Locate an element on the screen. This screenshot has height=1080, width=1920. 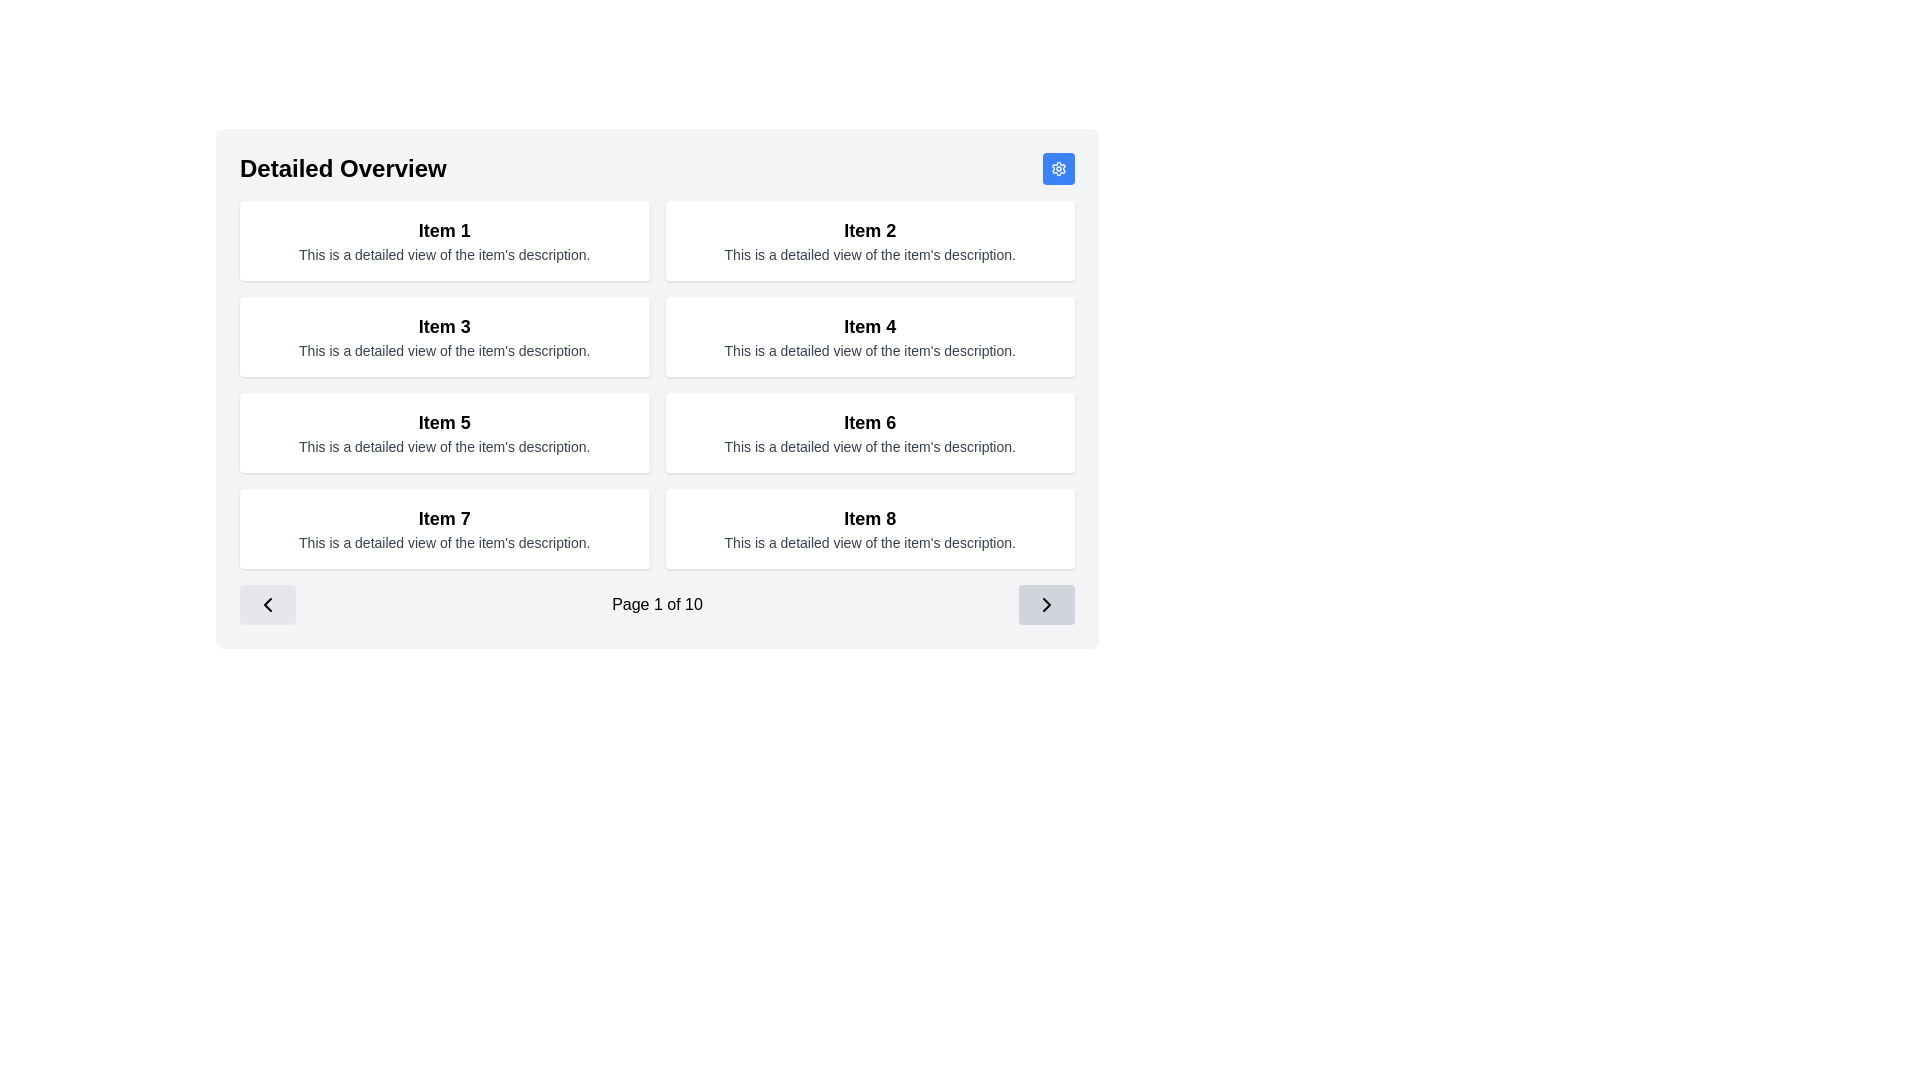
the bold text label 'Item 4' located in the second row, left column of the grid layout is located at coordinates (870, 326).